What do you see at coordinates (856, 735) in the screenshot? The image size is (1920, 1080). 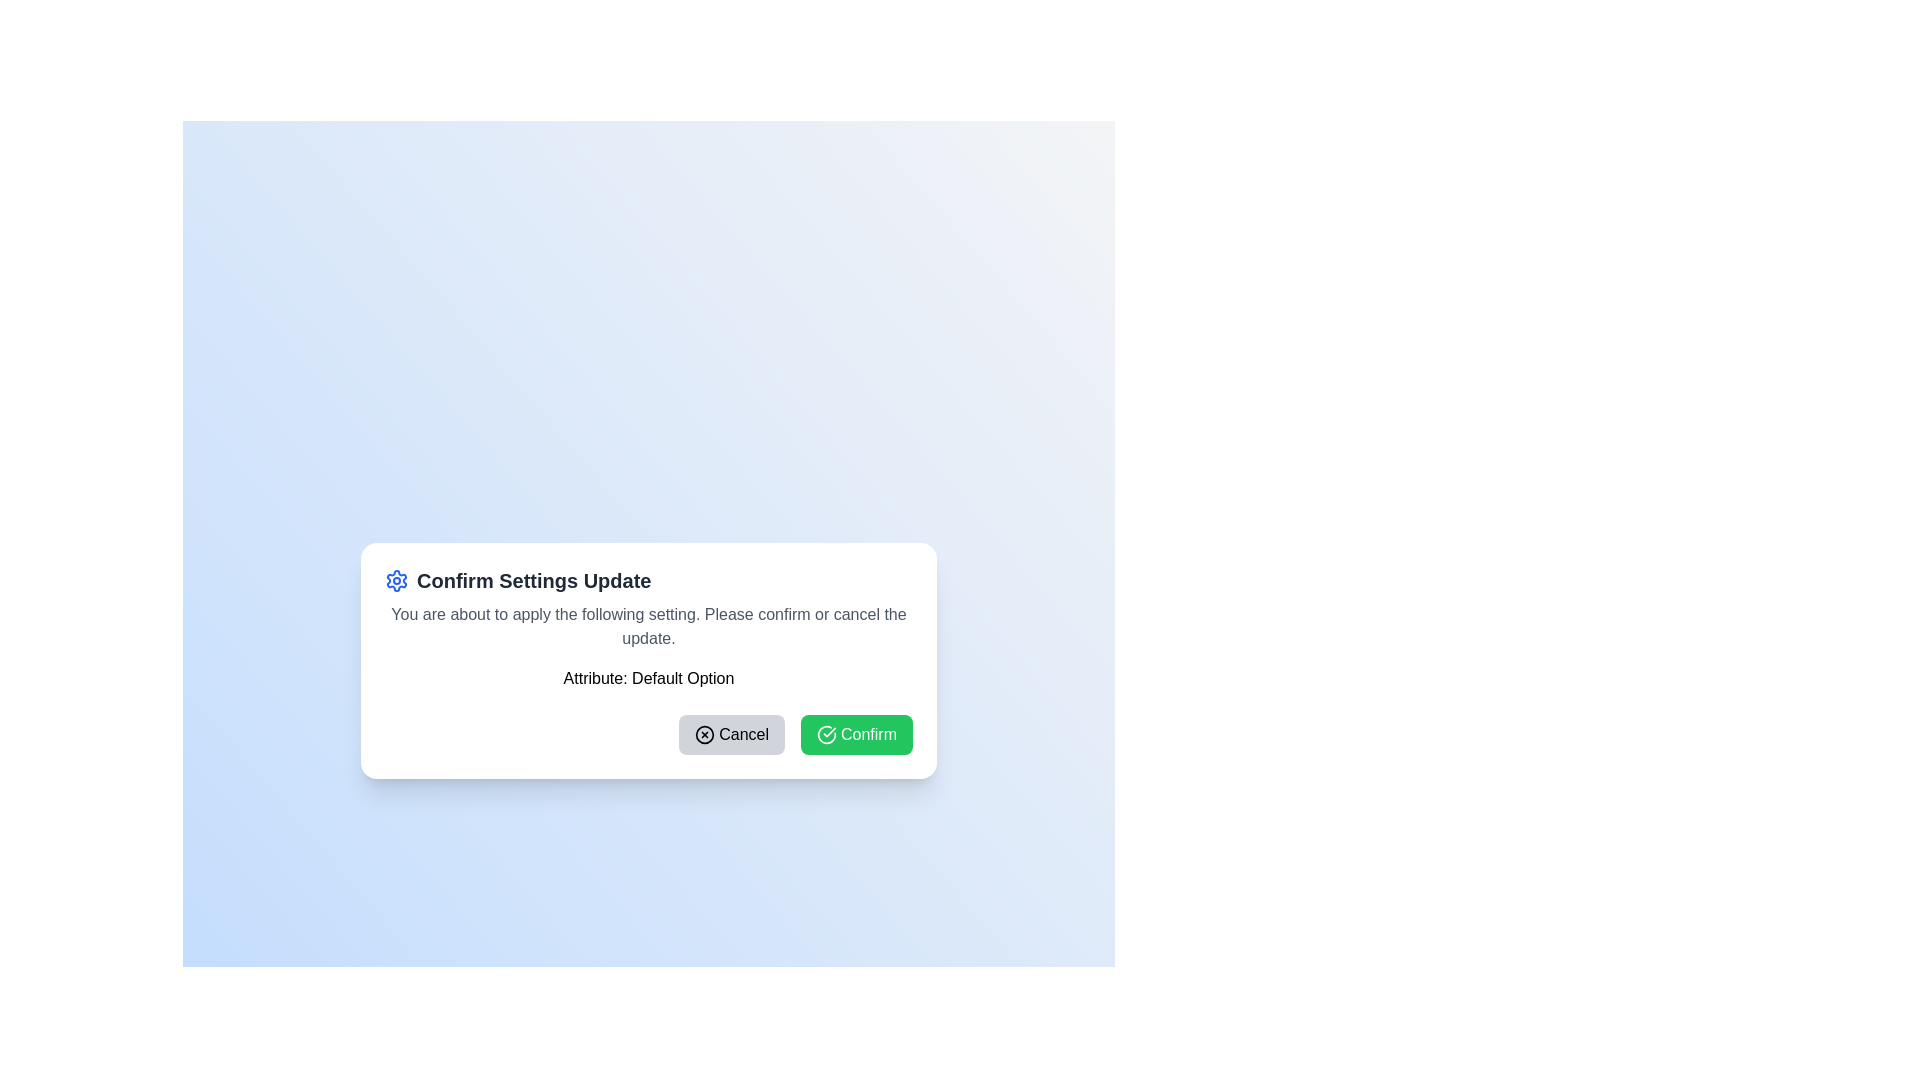 I see `the confirmation button positioned to the right of the gray 'Cancel' button in the bottom section of the confirmation dialog box to confirm the action` at bounding box center [856, 735].